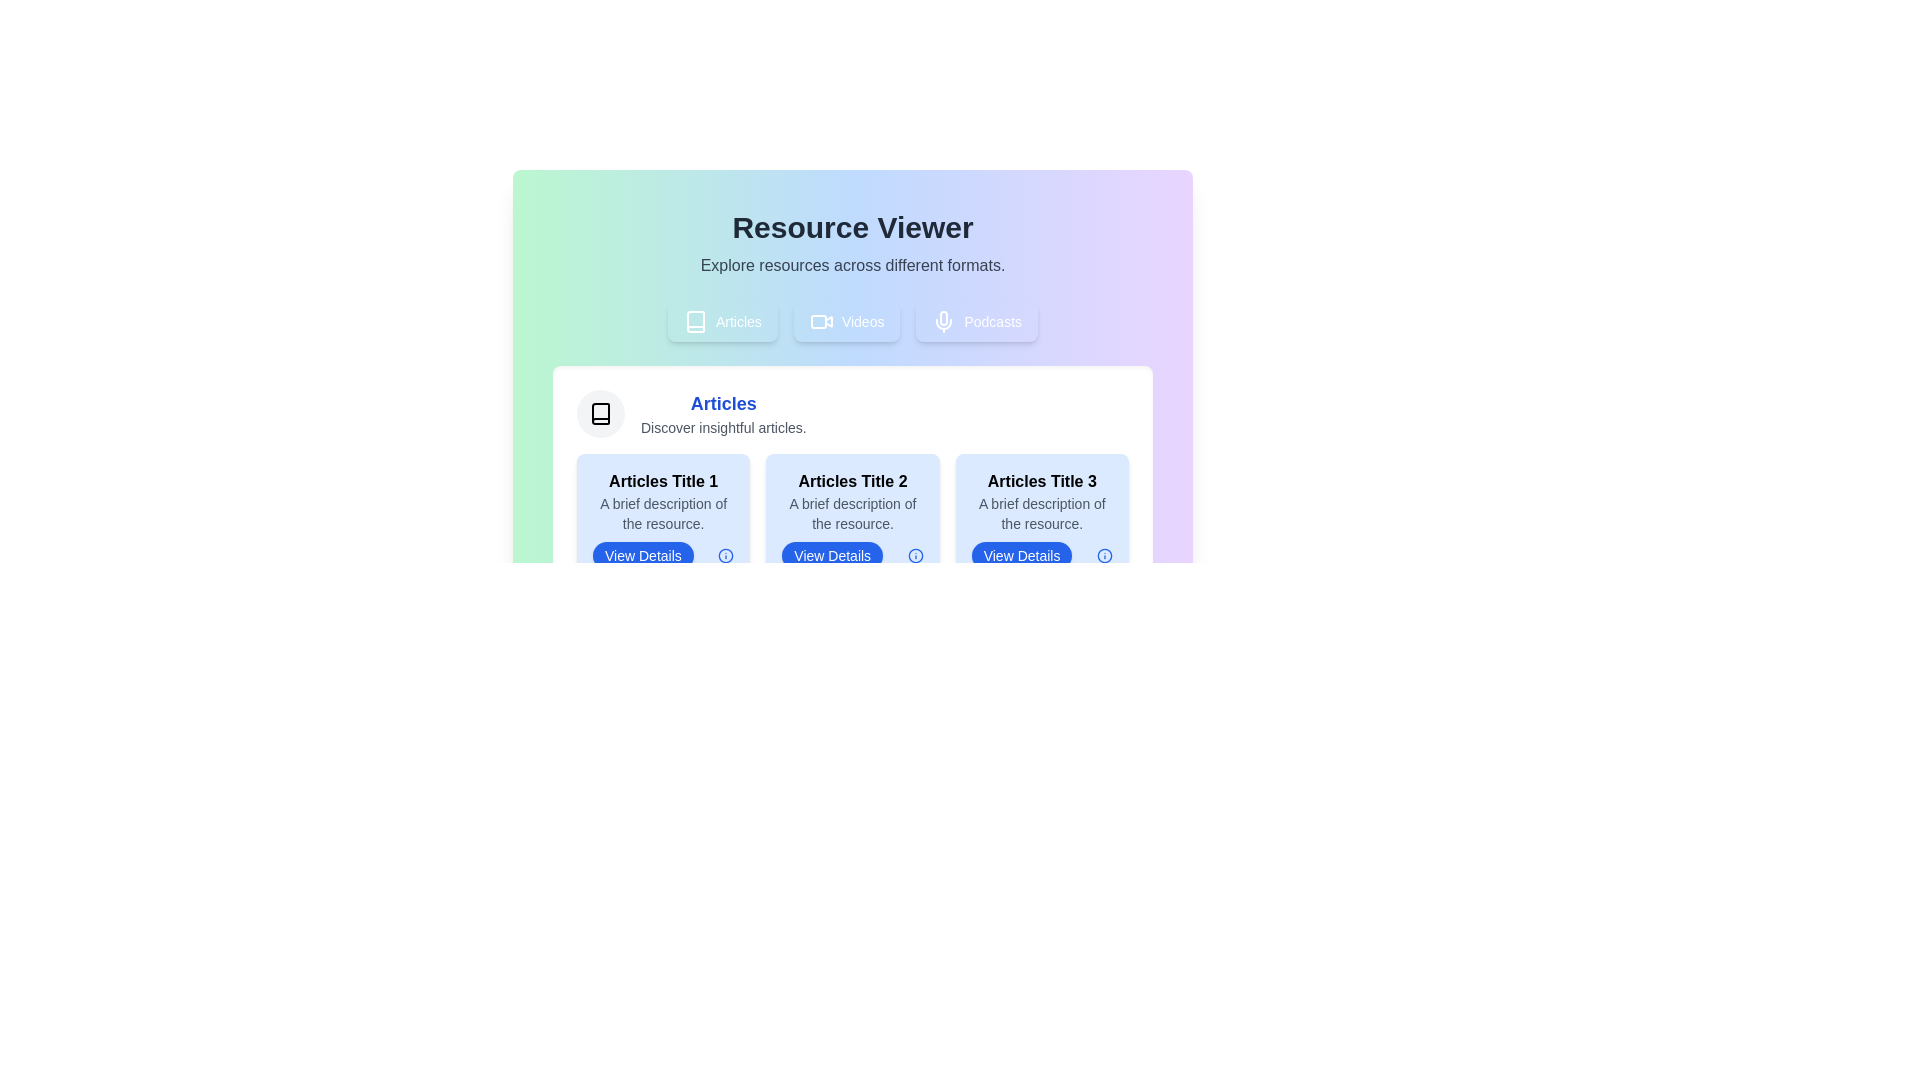 The width and height of the screenshot is (1920, 1080). What do you see at coordinates (943, 320) in the screenshot?
I see `the 'Podcasts' tab icon, which is represented by a microphone icon located to the left of the textual label 'Podcasts' in the fourth position among a horizontal list of tabs` at bounding box center [943, 320].